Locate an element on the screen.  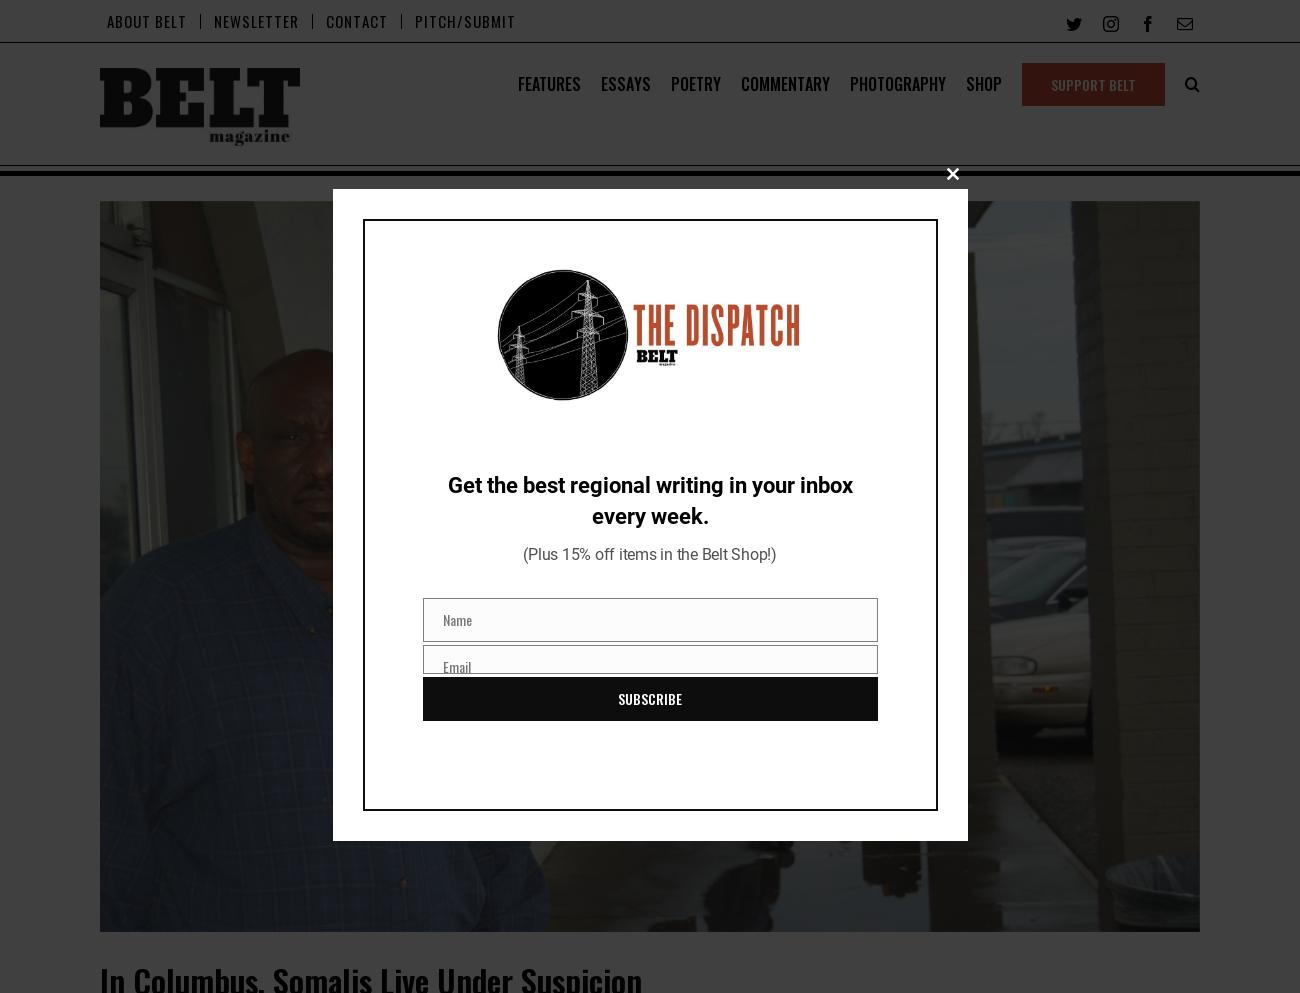
'POETRY' is located at coordinates (695, 84).